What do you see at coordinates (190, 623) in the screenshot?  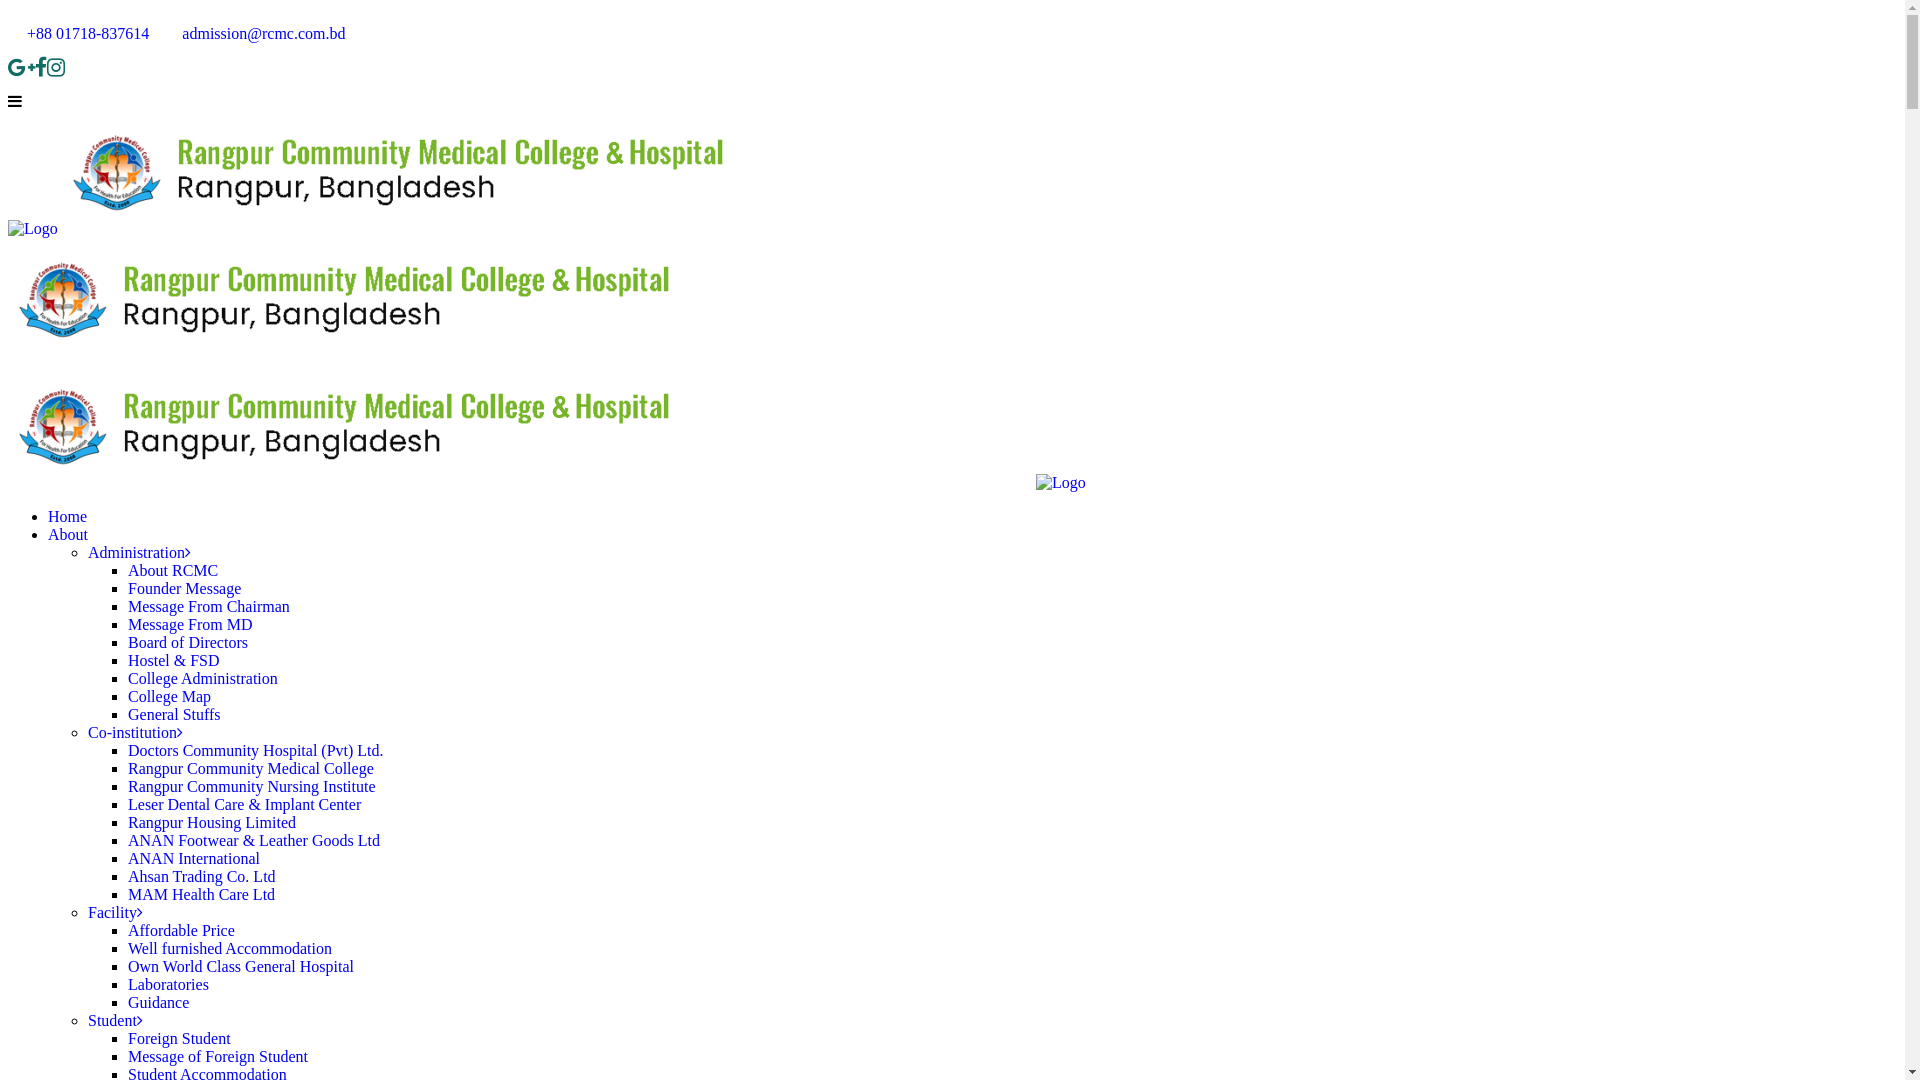 I see `'Message From MD'` at bounding box center [190, 623].